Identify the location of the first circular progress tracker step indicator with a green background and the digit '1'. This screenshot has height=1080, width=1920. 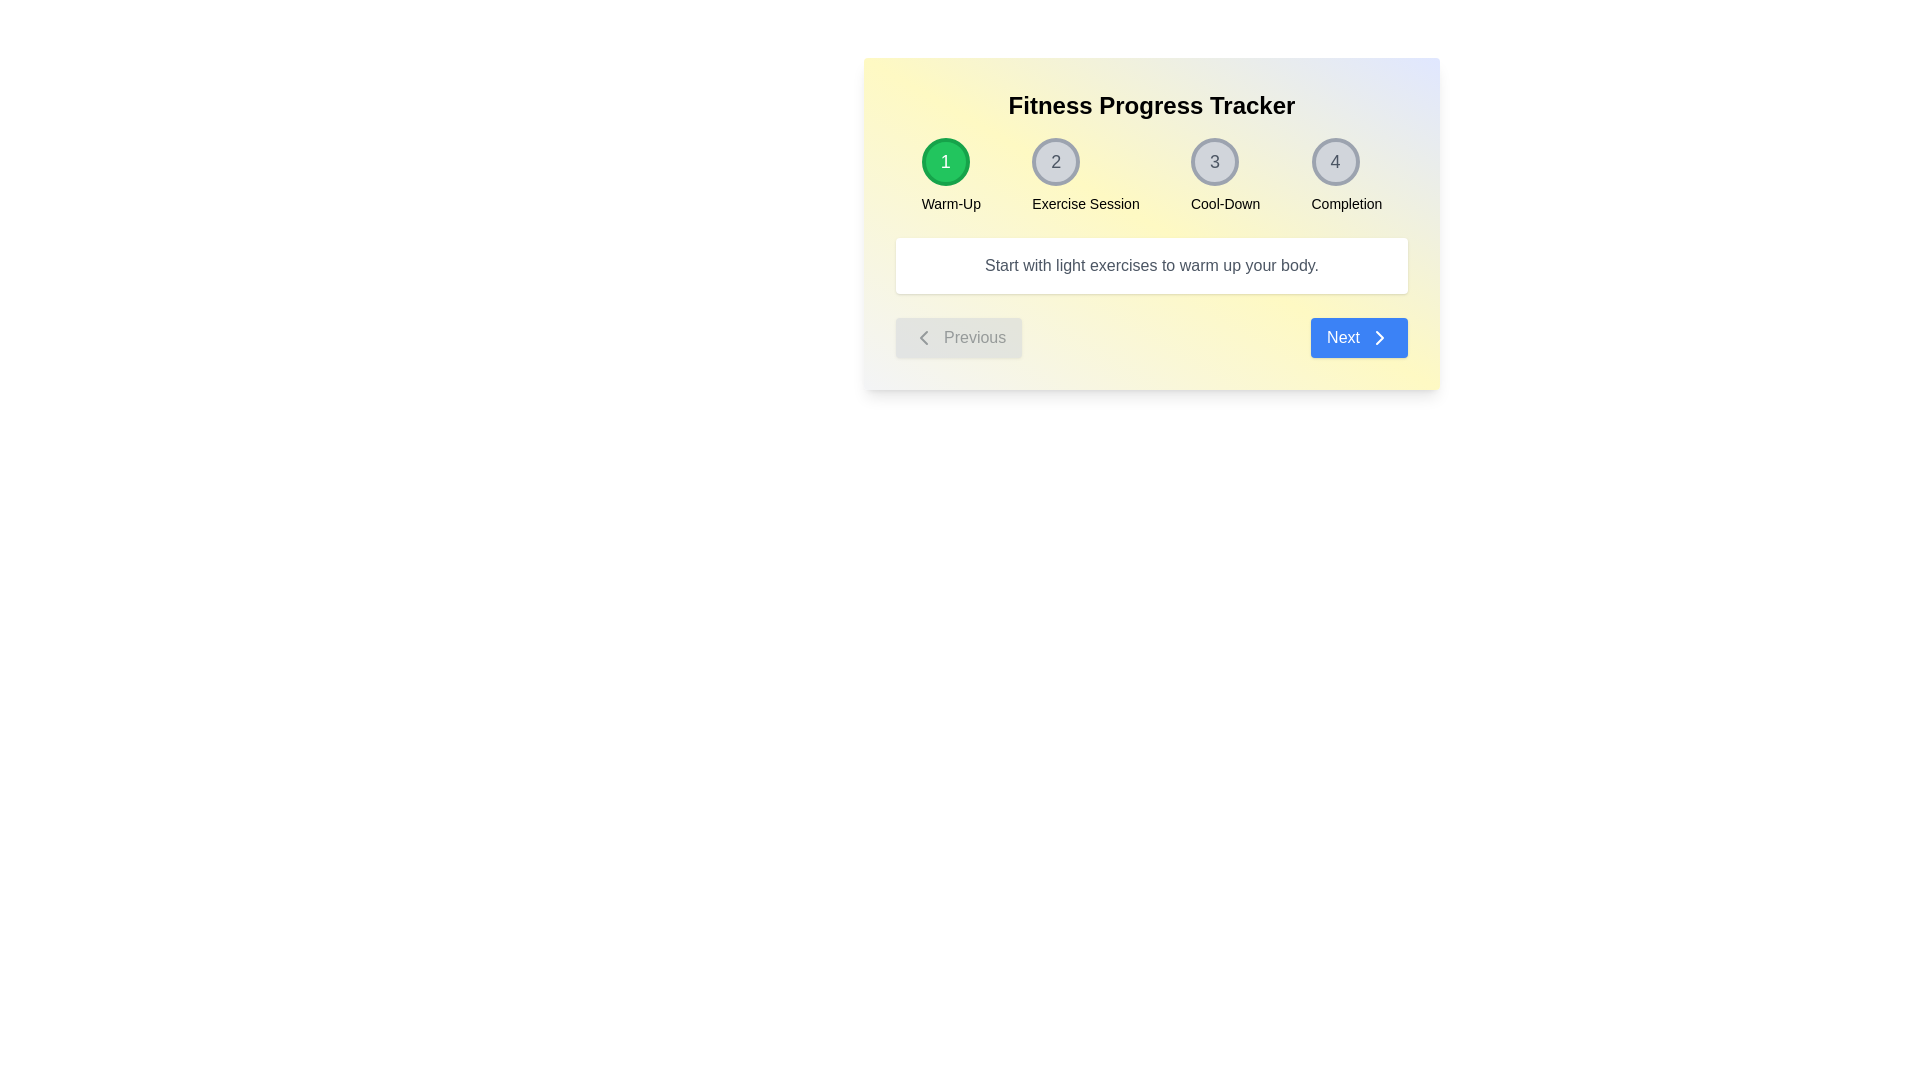
(944, 161).